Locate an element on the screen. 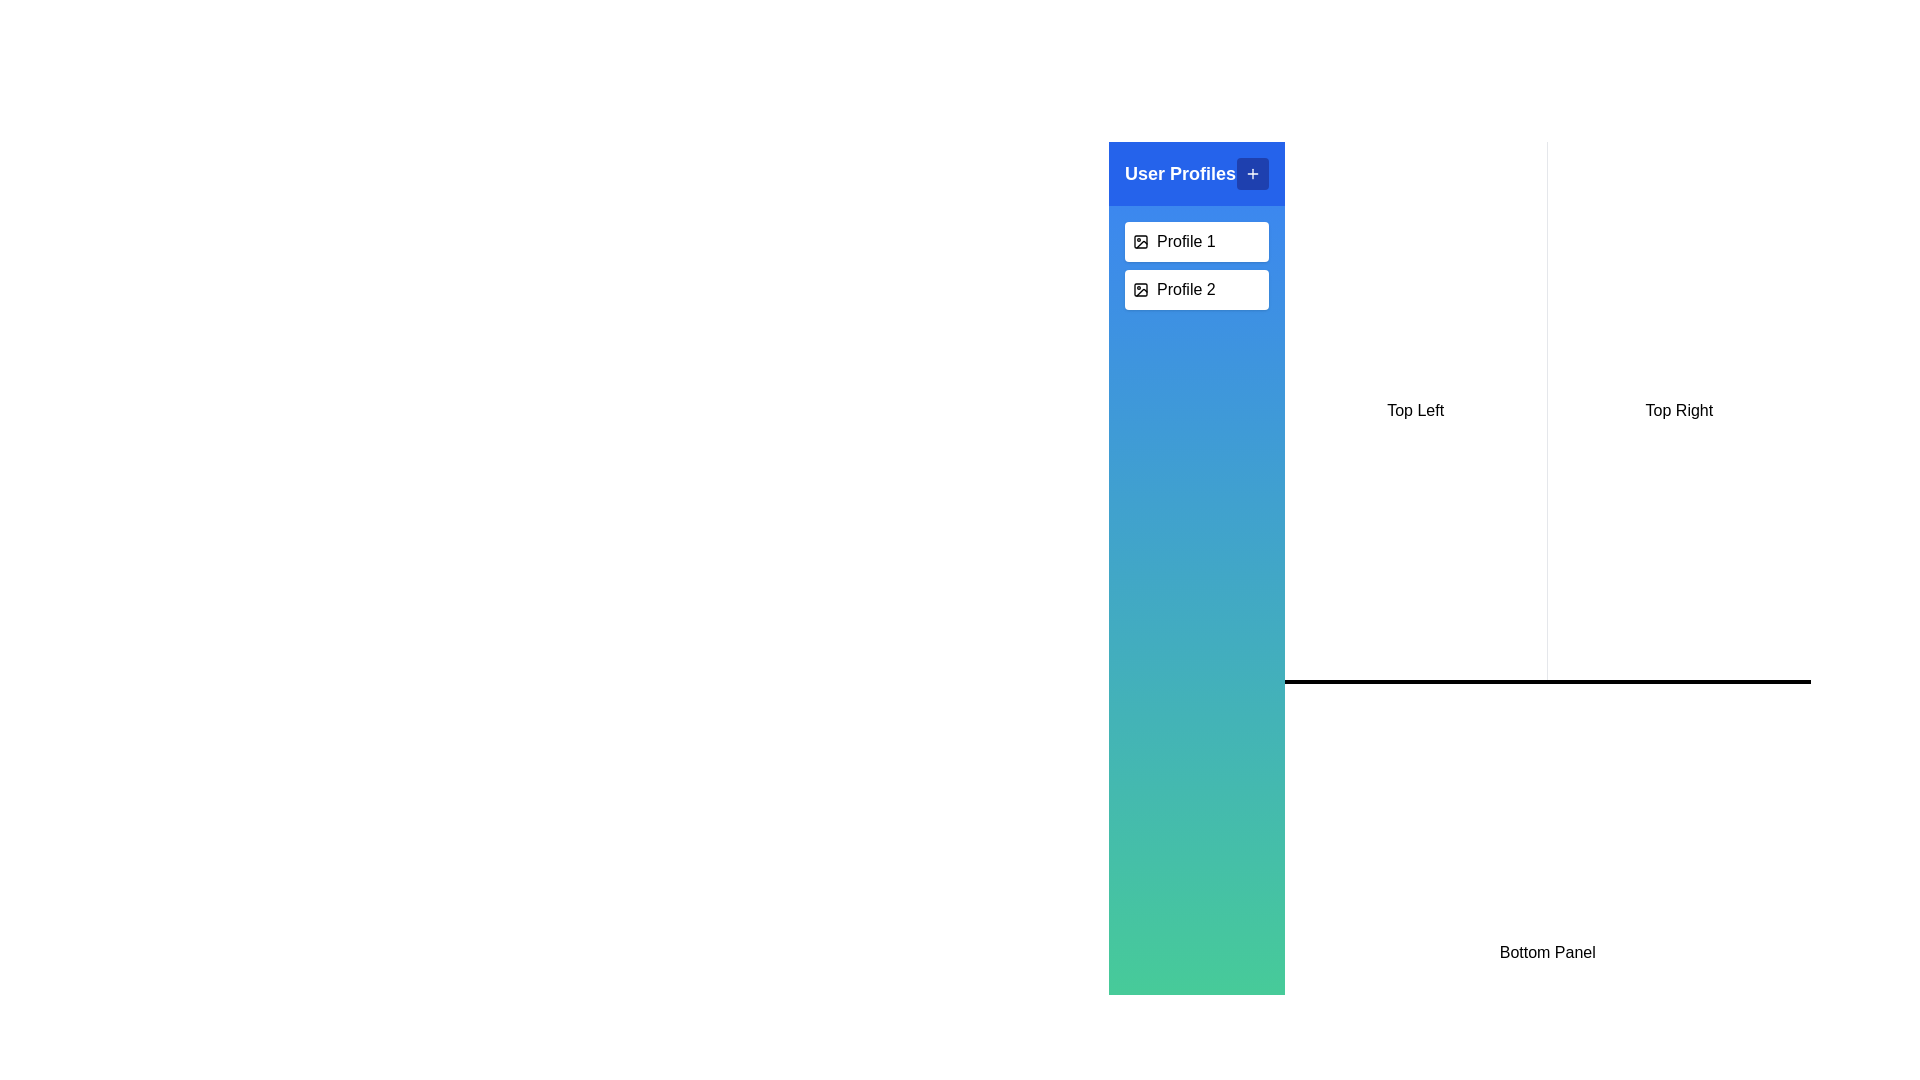 The width and height of the screenshot is (1920, 1080). SVG Shape that serves as the stylized background for the 'Profile 2' label in the list for debugging purposes is located at coordinates (1141, 289).